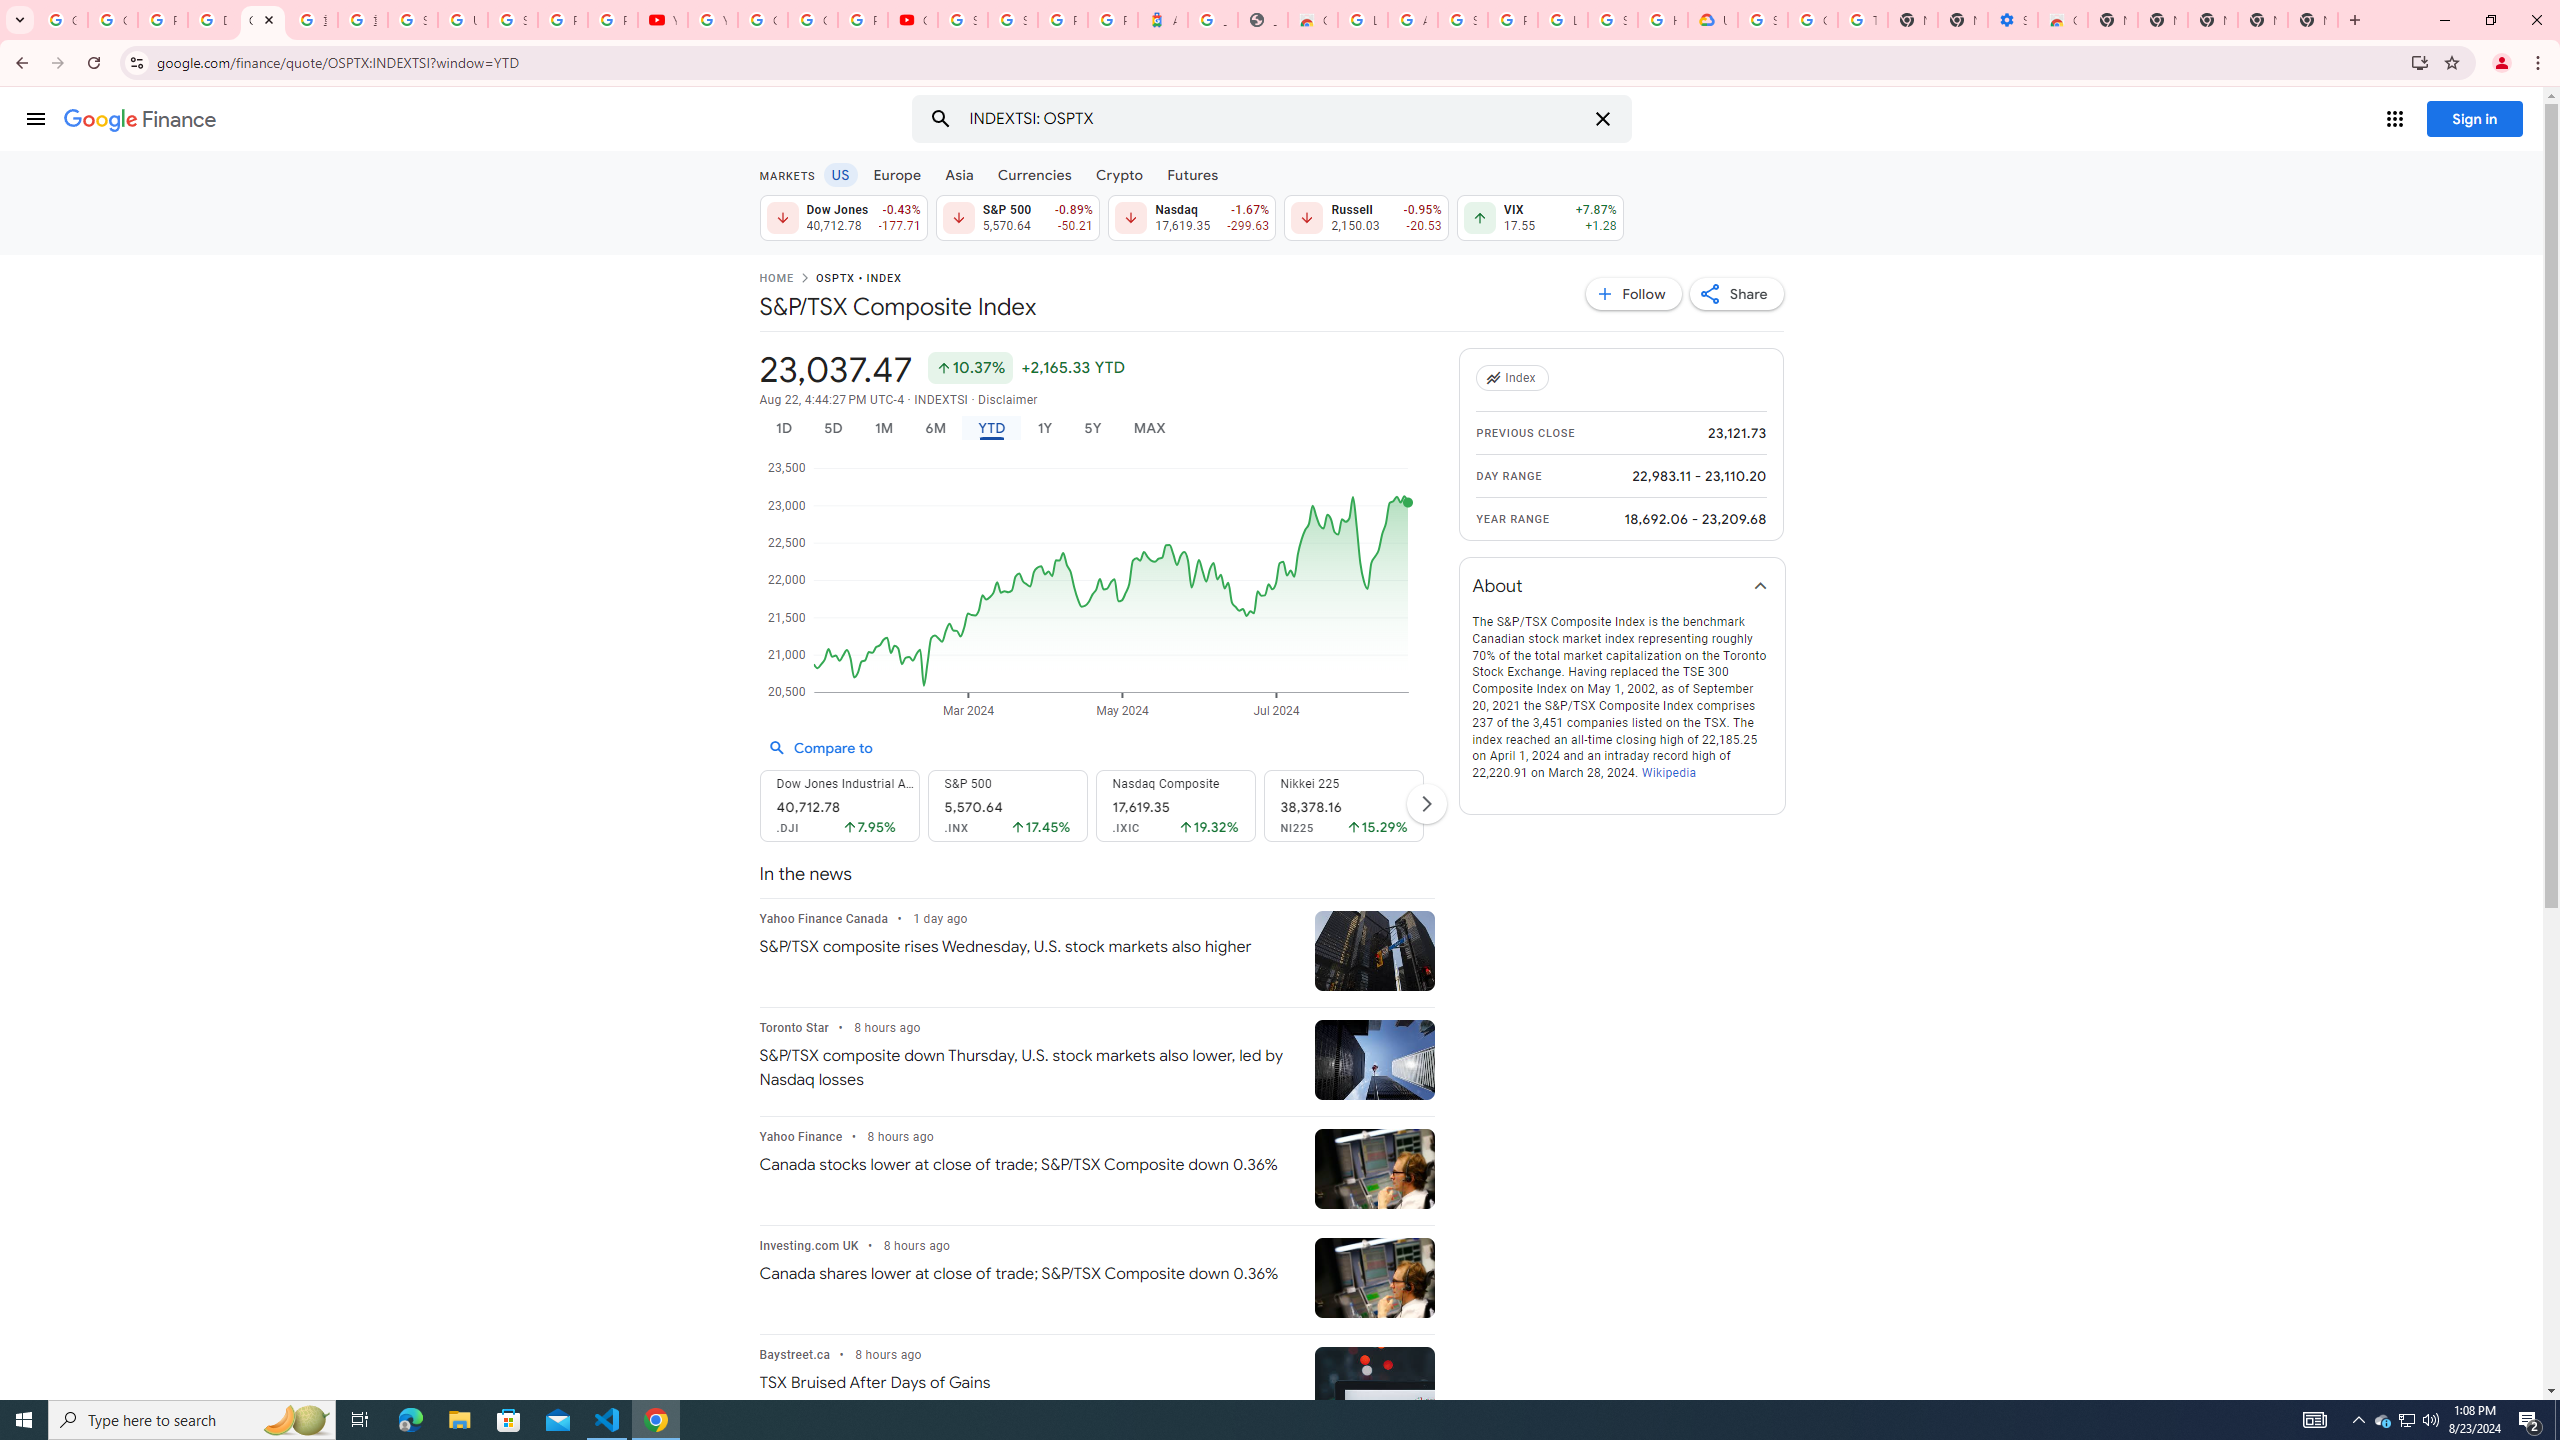  Describe the element at coordinates (1011, 19) in the screenshot. I see `'Sign in - Google Accounts'` at that location.